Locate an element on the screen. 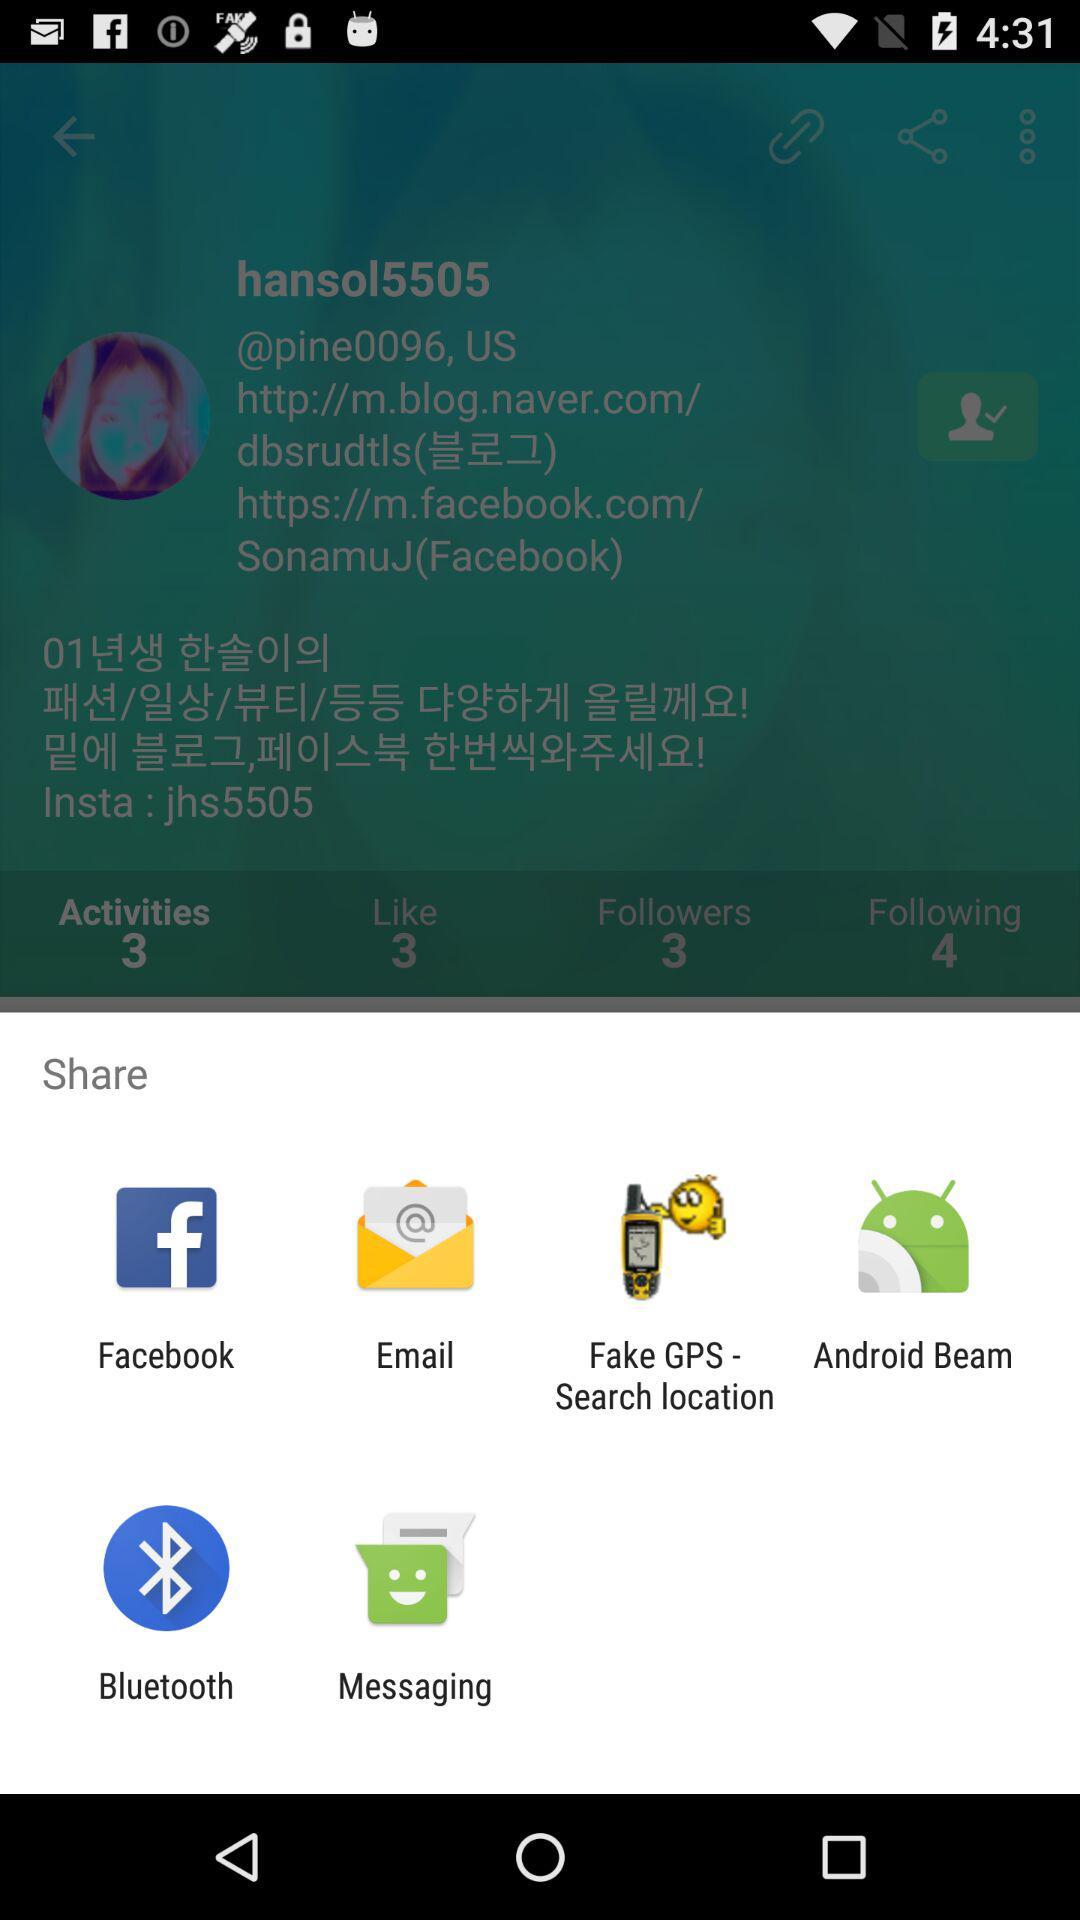  the app to the left of android beam is located at coordinates (664, 1374).